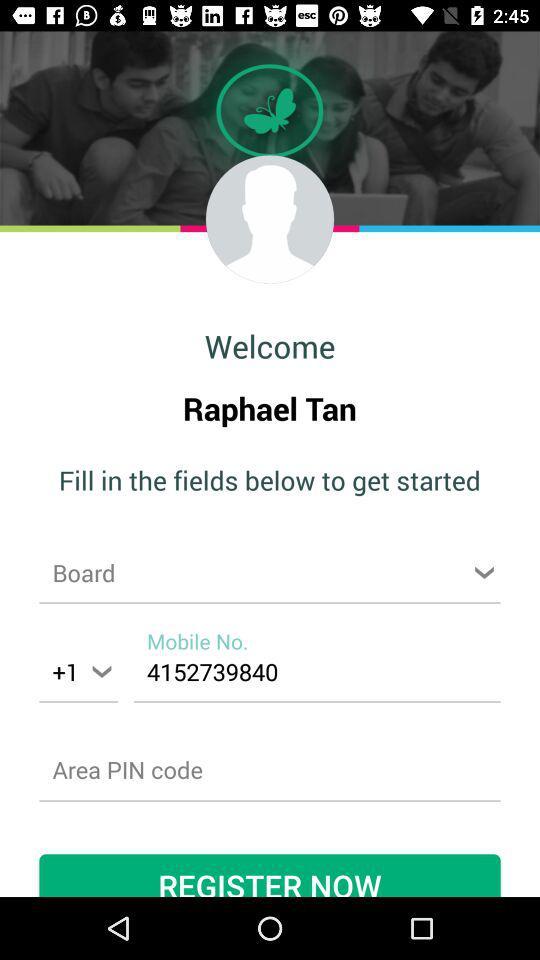 The image size is (540, 960). I want to click on profile pic, so click(270, 219).